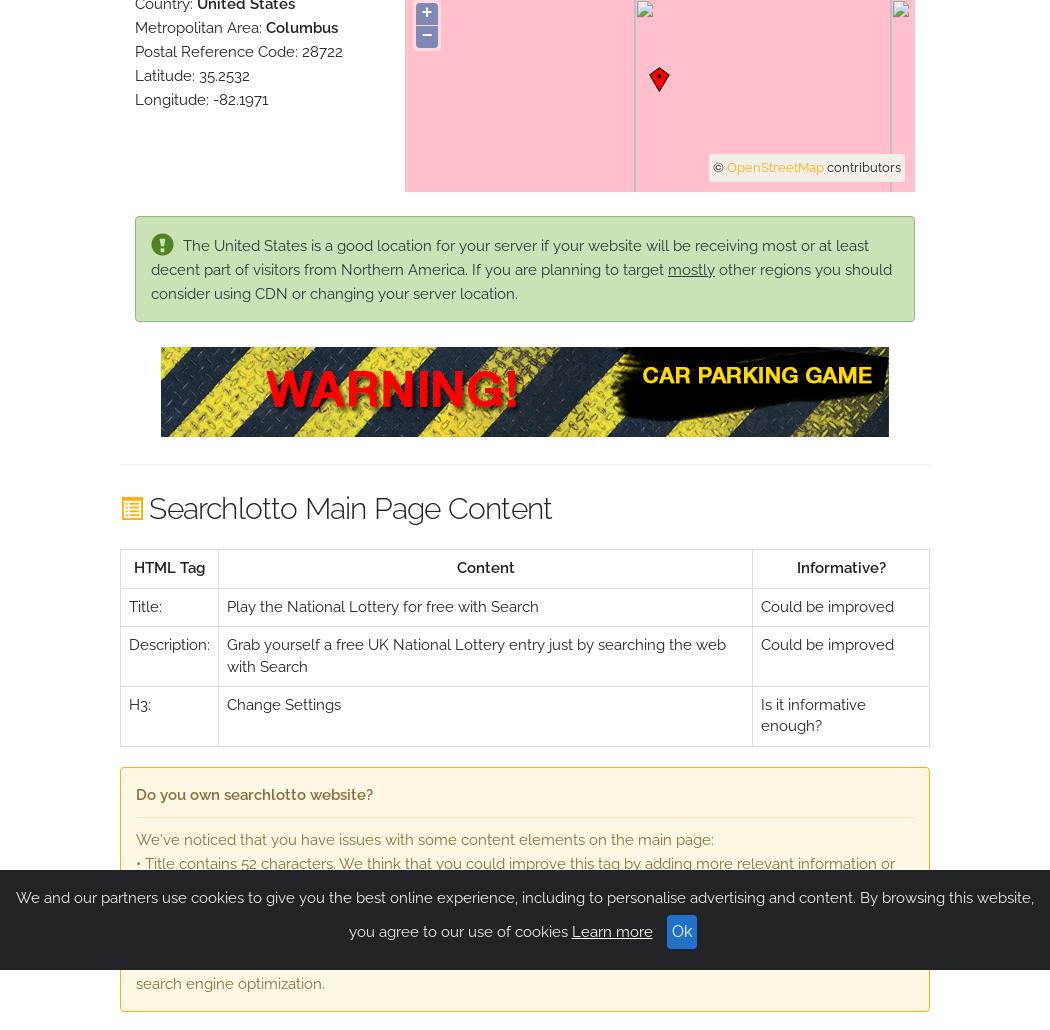  Describe the element at coordinates (254, 793) in the screenshot. I see `'Do you own searchlotto website?'` at that location.